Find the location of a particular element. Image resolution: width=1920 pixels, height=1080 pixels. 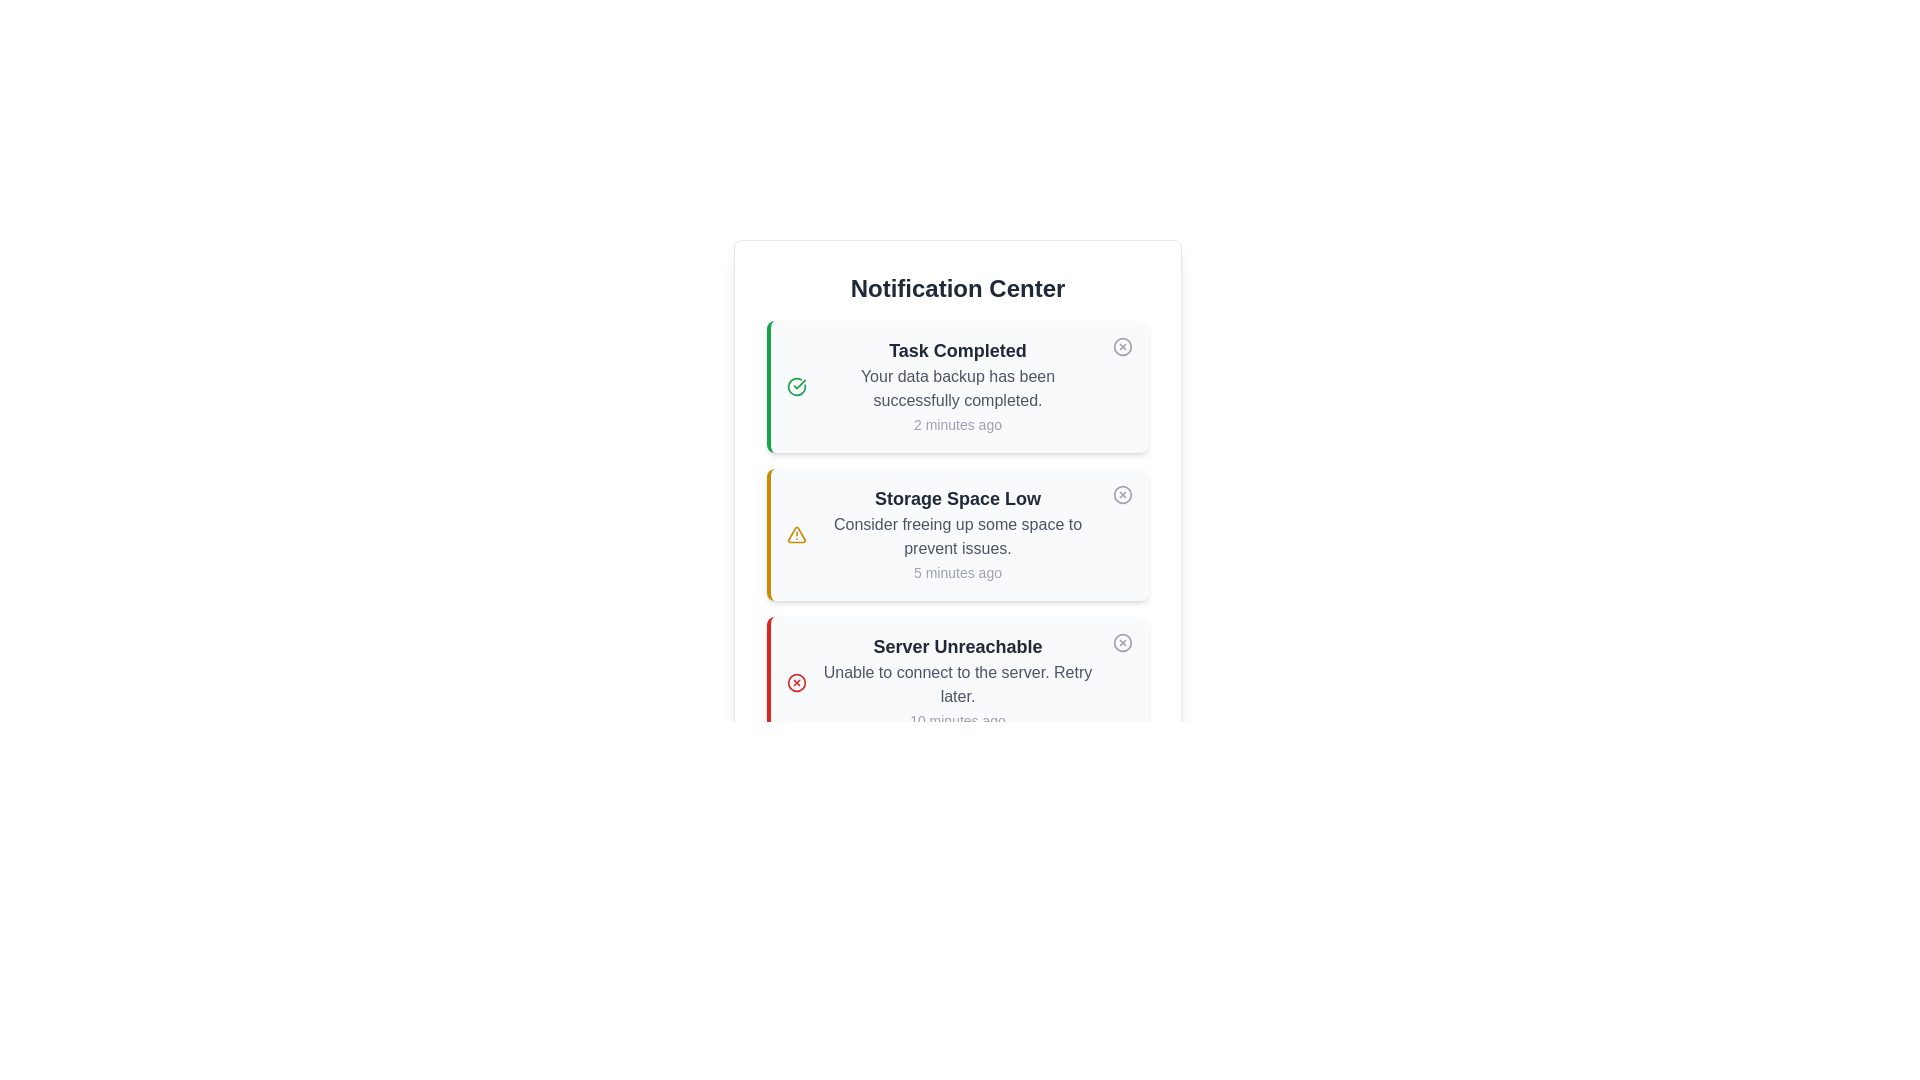

the circular icon with a red border and 'X' shape, which indicates an error or warning, located to the left of the text 'Server Unreachable' in the bottom-most notification card is located at coordinates (795, 681).